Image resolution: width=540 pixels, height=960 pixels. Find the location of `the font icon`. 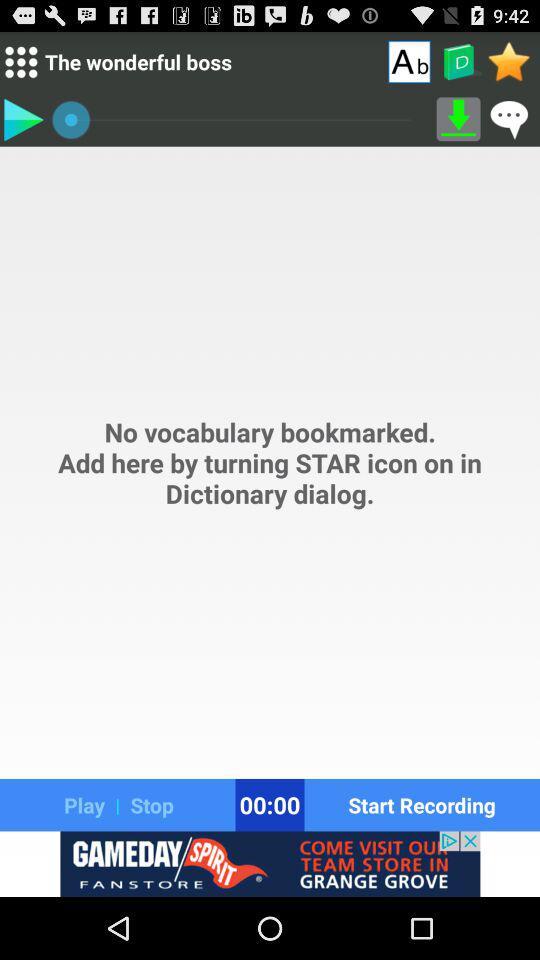

the font icon is located at coordinates (408, 65).